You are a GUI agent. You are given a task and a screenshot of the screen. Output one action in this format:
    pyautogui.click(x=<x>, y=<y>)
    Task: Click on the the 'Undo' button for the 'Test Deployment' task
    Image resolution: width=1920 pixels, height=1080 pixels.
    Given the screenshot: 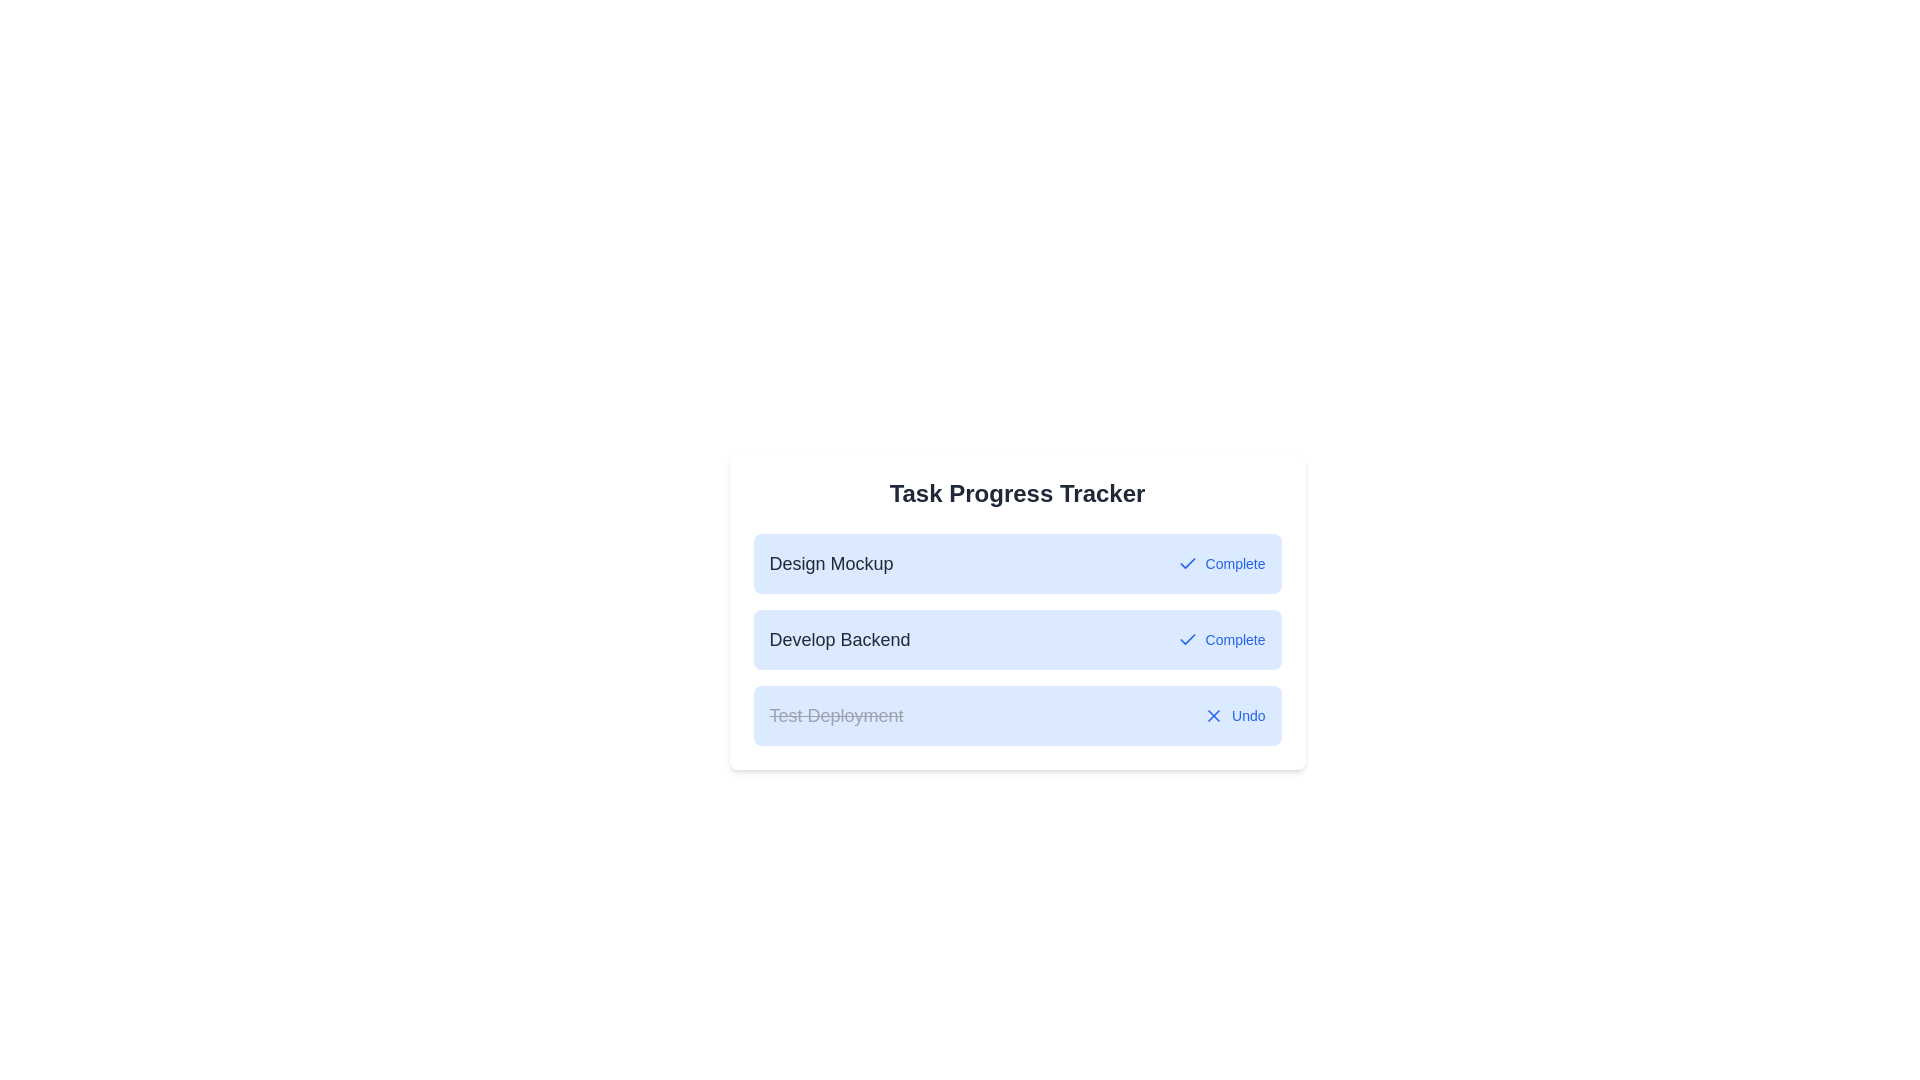 What is the action you would take?
    pyautogui.click(x=1233, y=715)
    